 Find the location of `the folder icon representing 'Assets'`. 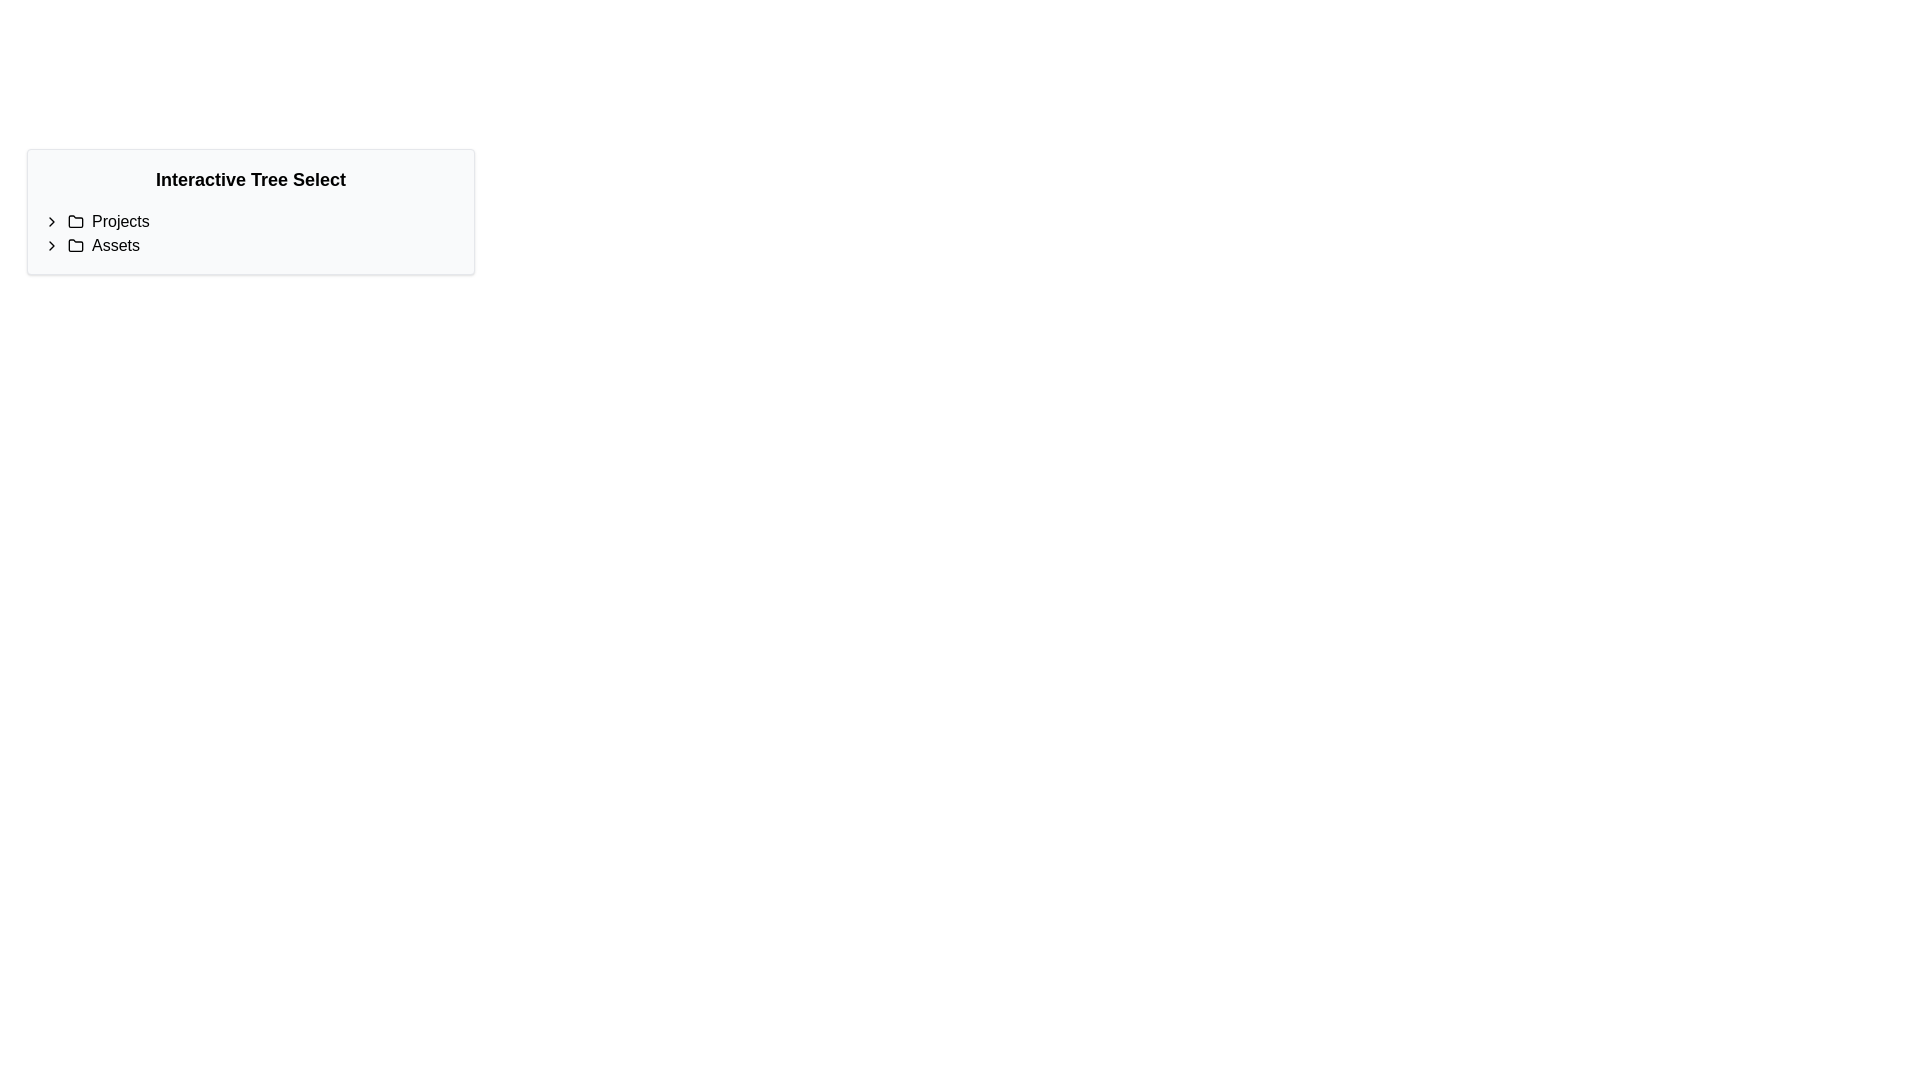

the folder icon representing 'Assets' is located at coordinates (76, 244).